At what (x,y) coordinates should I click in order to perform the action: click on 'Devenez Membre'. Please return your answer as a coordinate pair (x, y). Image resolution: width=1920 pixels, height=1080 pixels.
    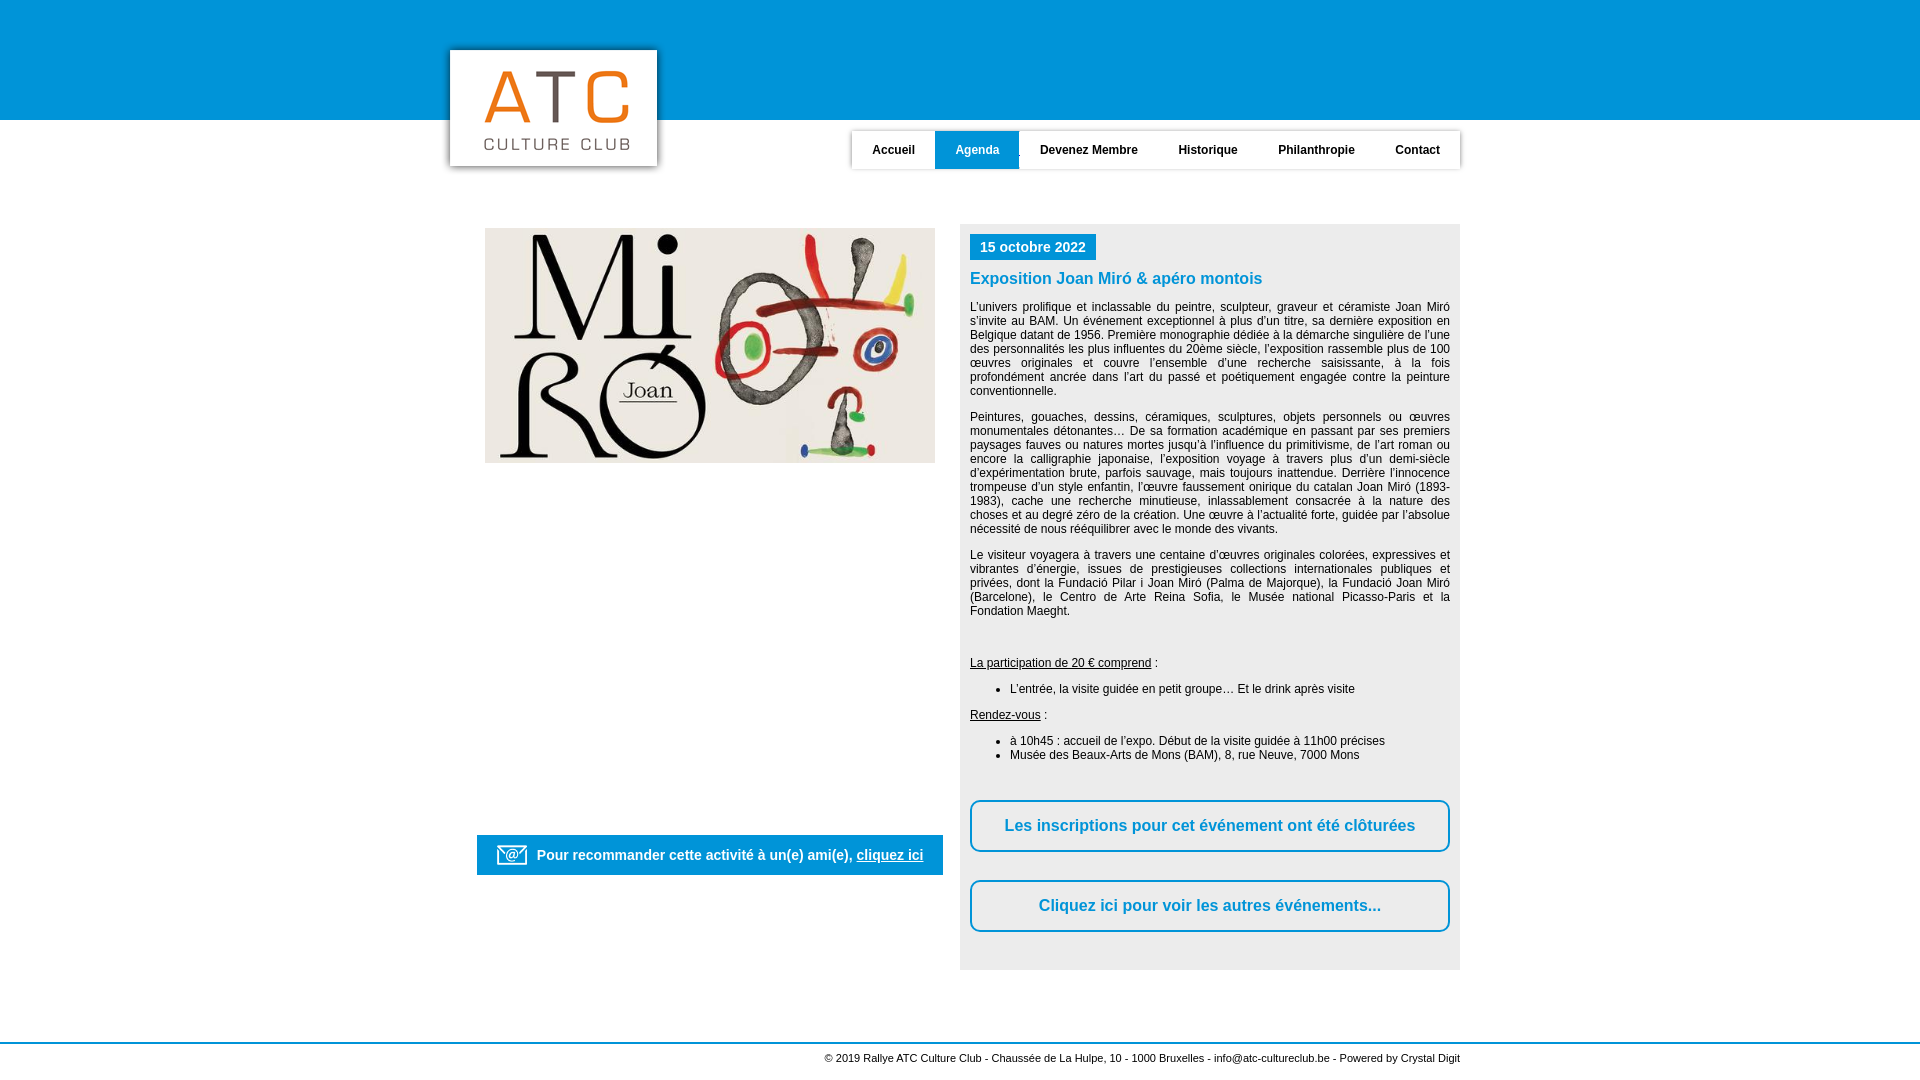
    Looking at the image, I should click on (1085, 147).